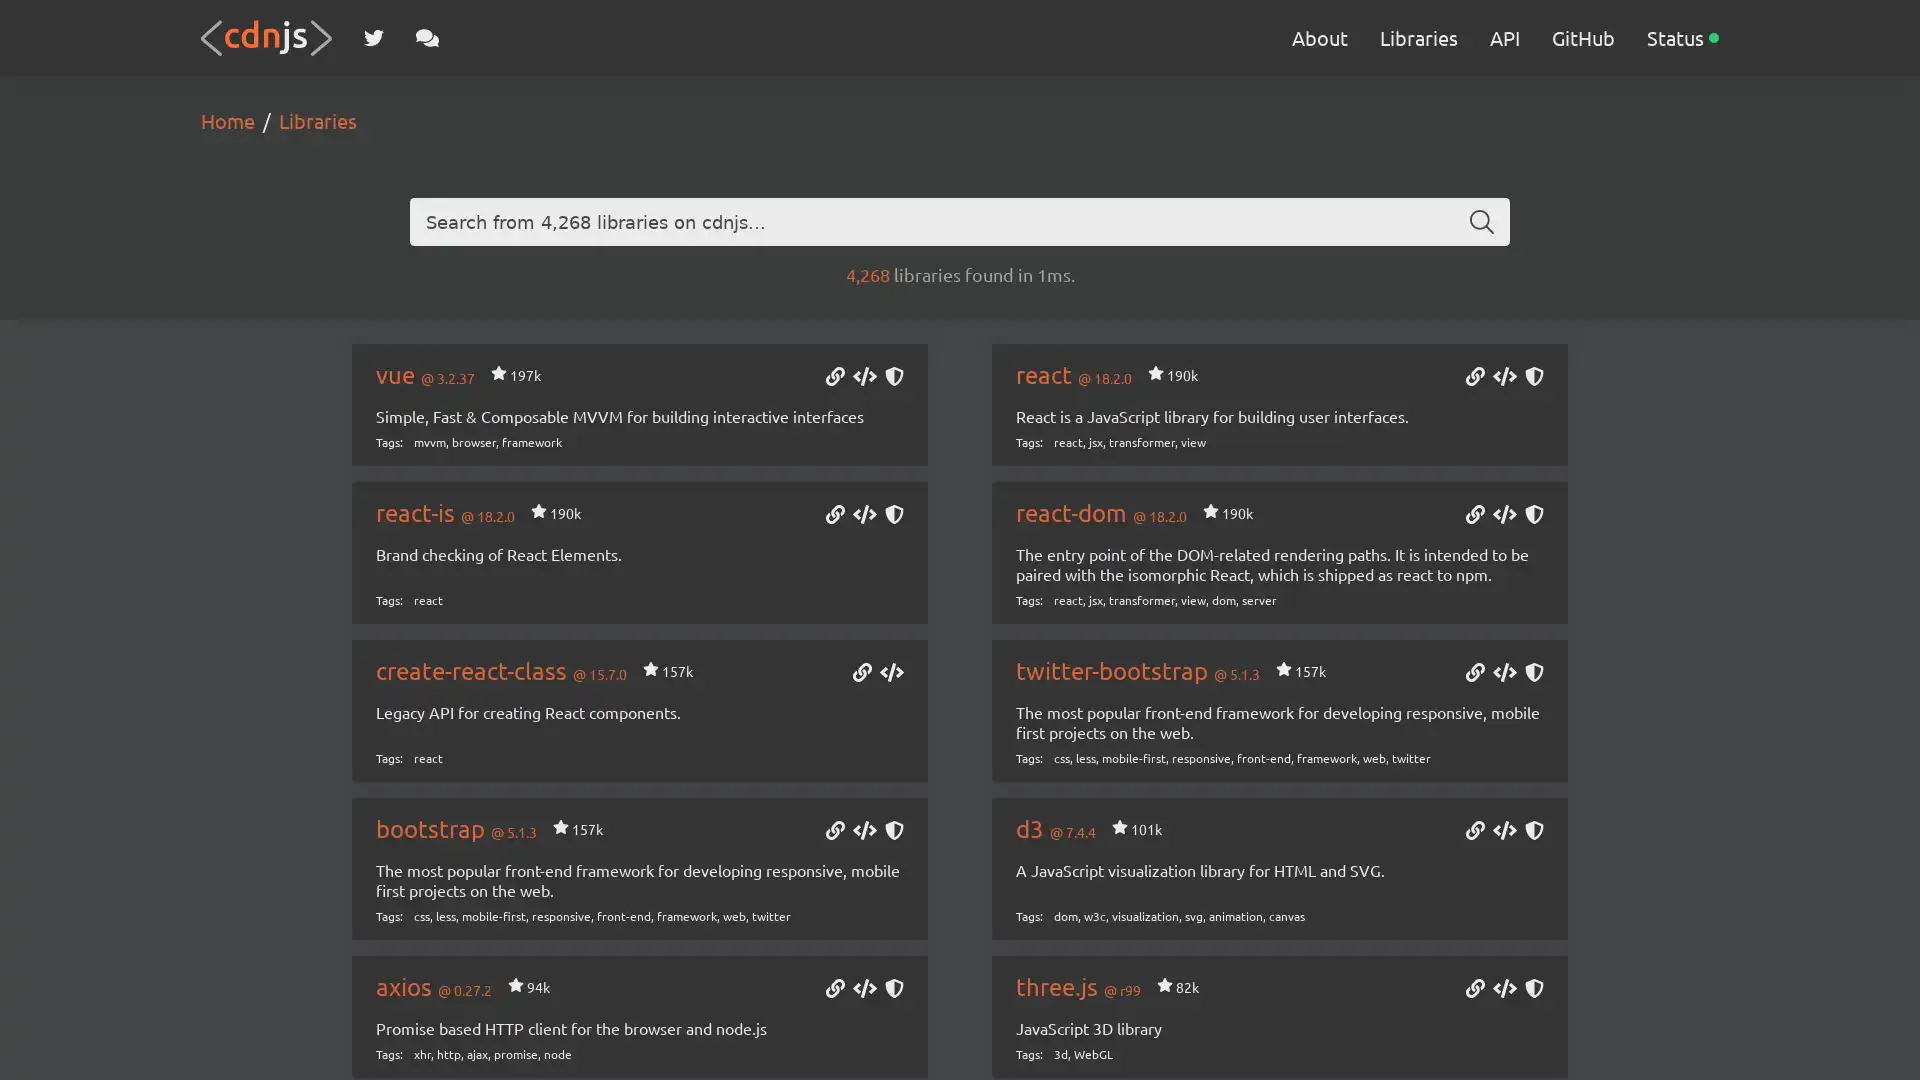 This screenshot has height=1080, width=1920. I want to click on Copy URL, so click(1474, 674).